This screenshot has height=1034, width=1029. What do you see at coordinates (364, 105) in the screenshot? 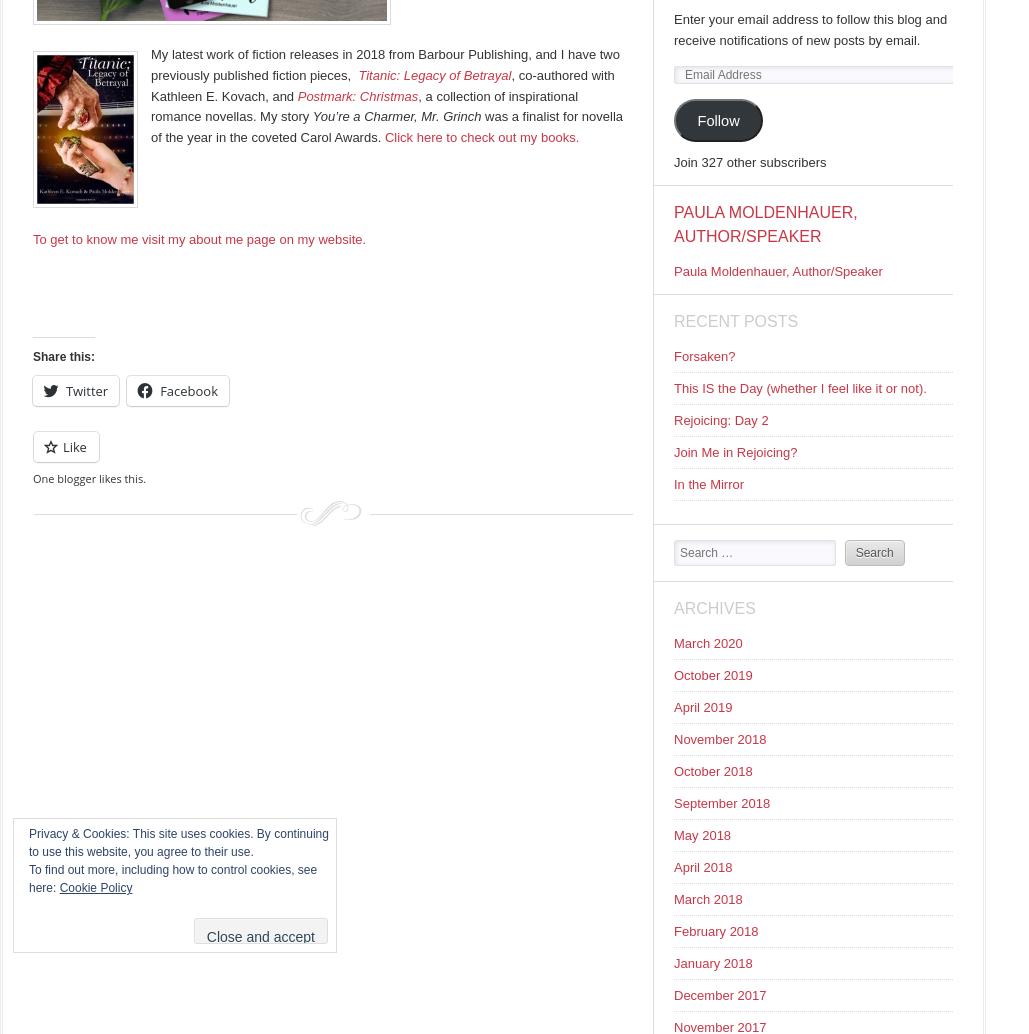
I see `', a collection of inspirational romance novellas. My story'` at bounding box center [364, 105].